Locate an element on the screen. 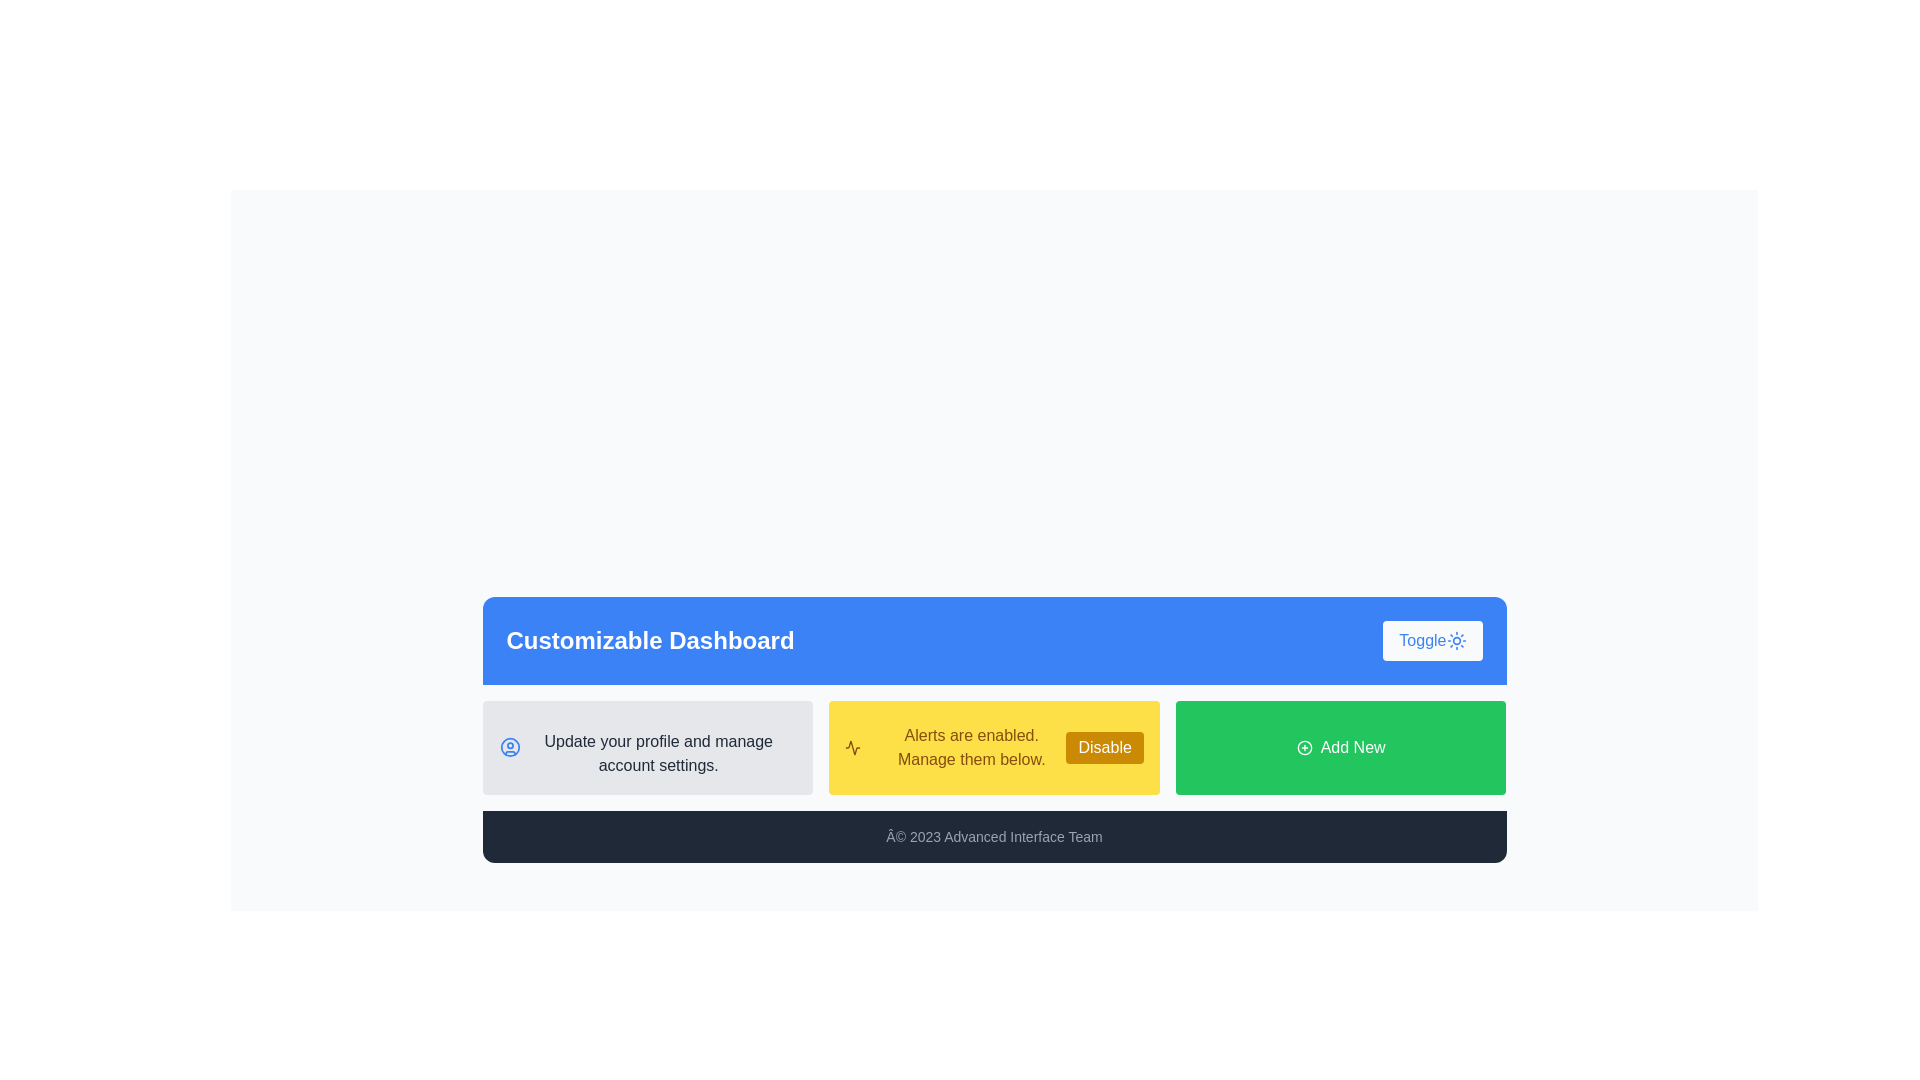 Image resolution: width=1920 pixels, height=1080 pixels. the 'Add New' button which contains a solid circle representing the primary part of the button icon, visually positioned centrally within the button's bounds is located at coordinates (1304, 748).